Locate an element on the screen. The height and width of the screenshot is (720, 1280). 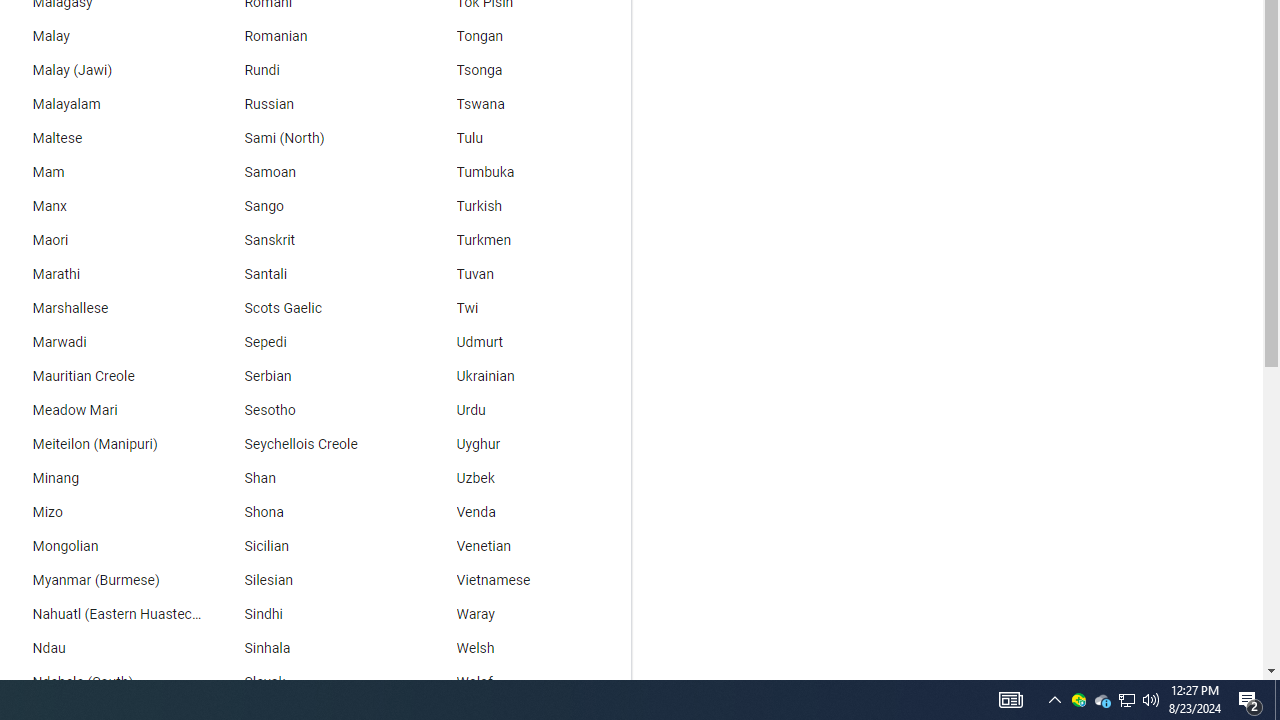
'Sango' is located at coordinates (311, 206).